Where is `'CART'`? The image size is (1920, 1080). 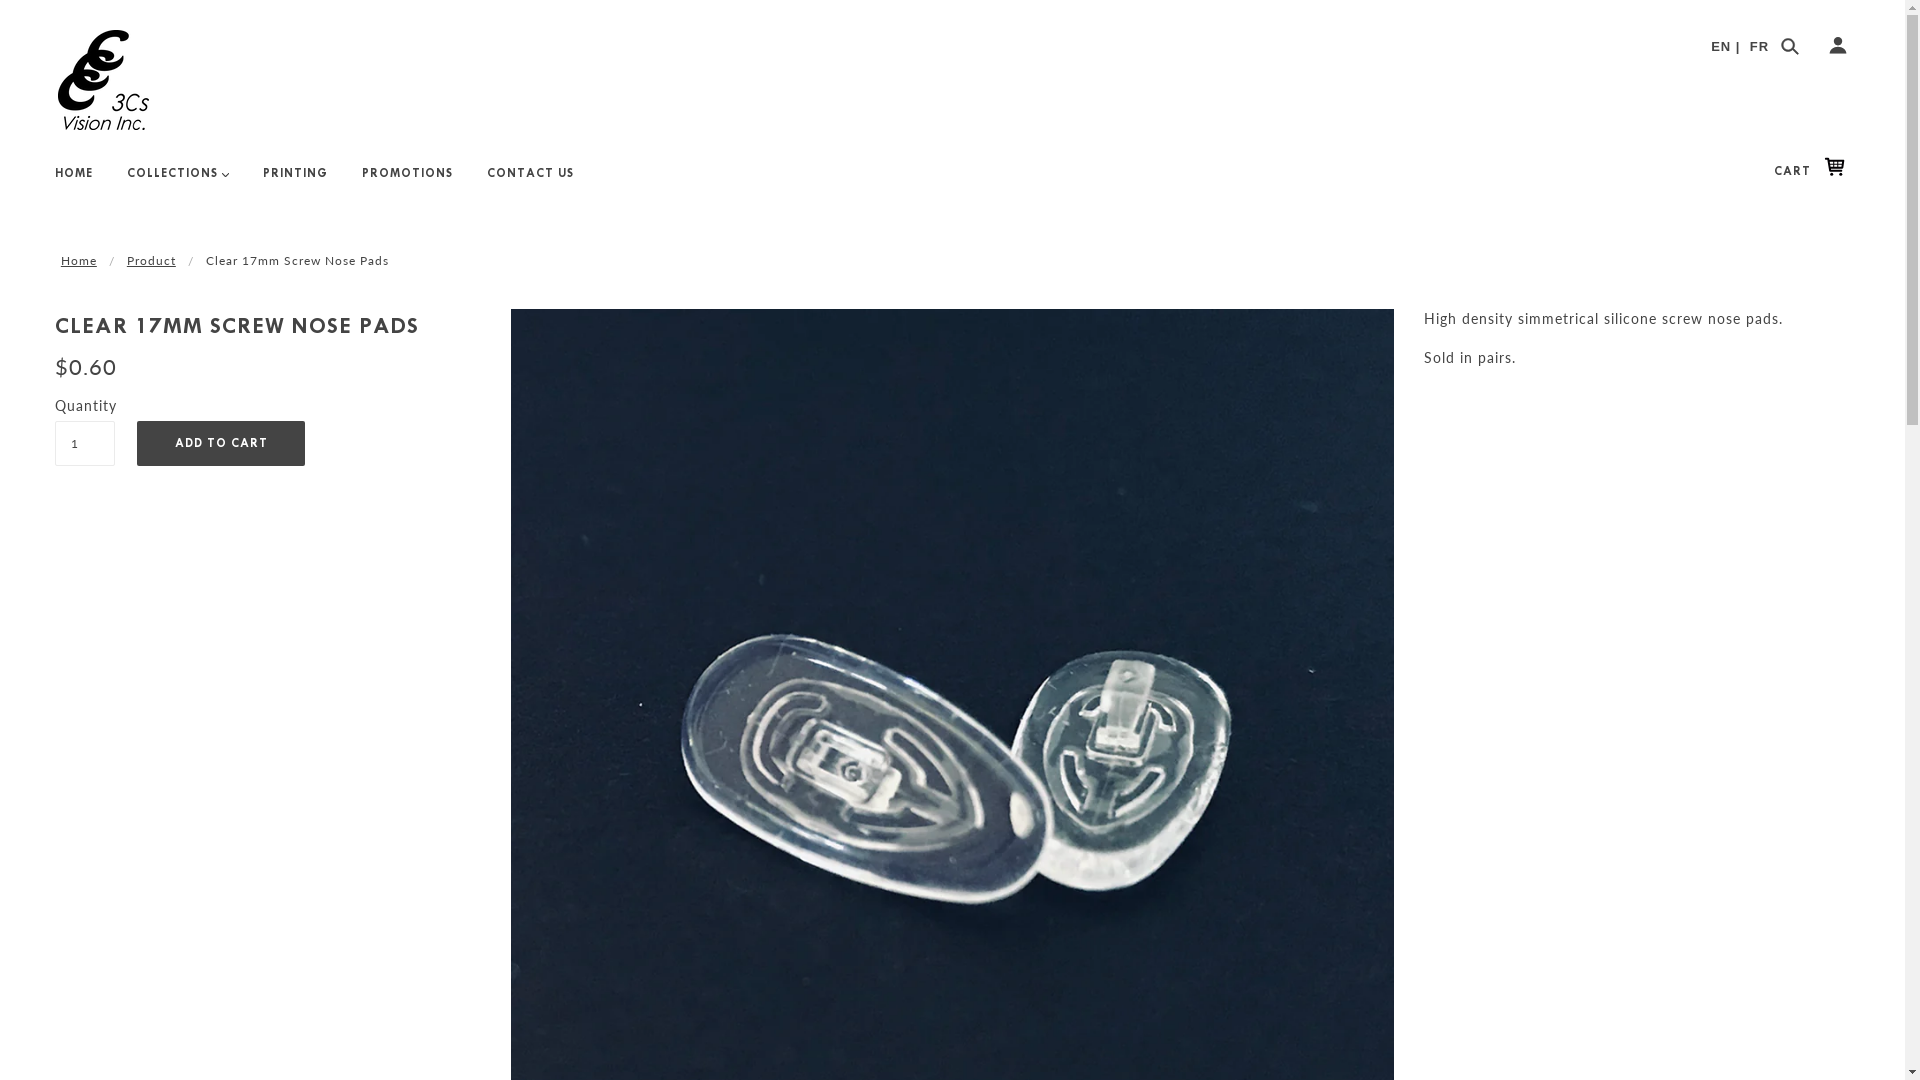
'CART' is located at coordinates (1813, 169).